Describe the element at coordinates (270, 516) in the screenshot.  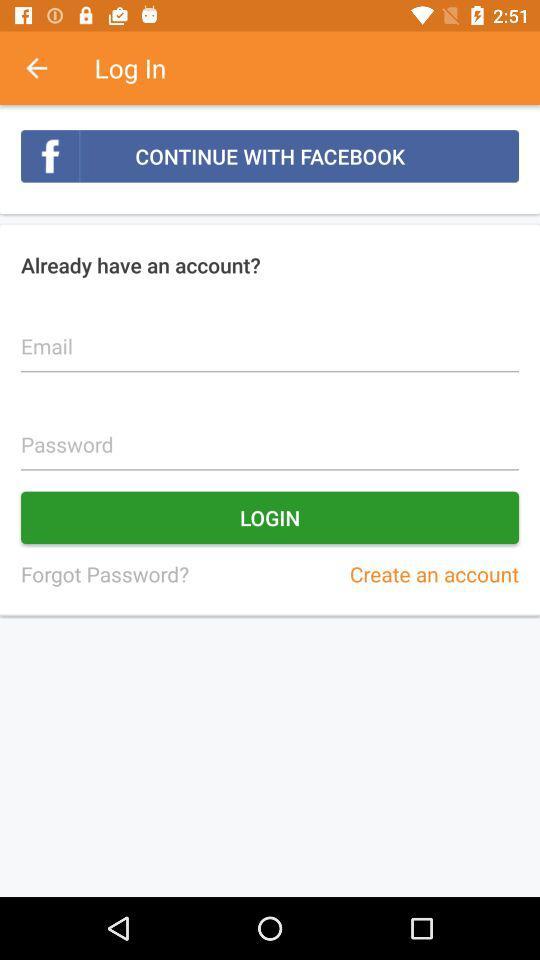
I see `item above the forgot password? icon` at that location.